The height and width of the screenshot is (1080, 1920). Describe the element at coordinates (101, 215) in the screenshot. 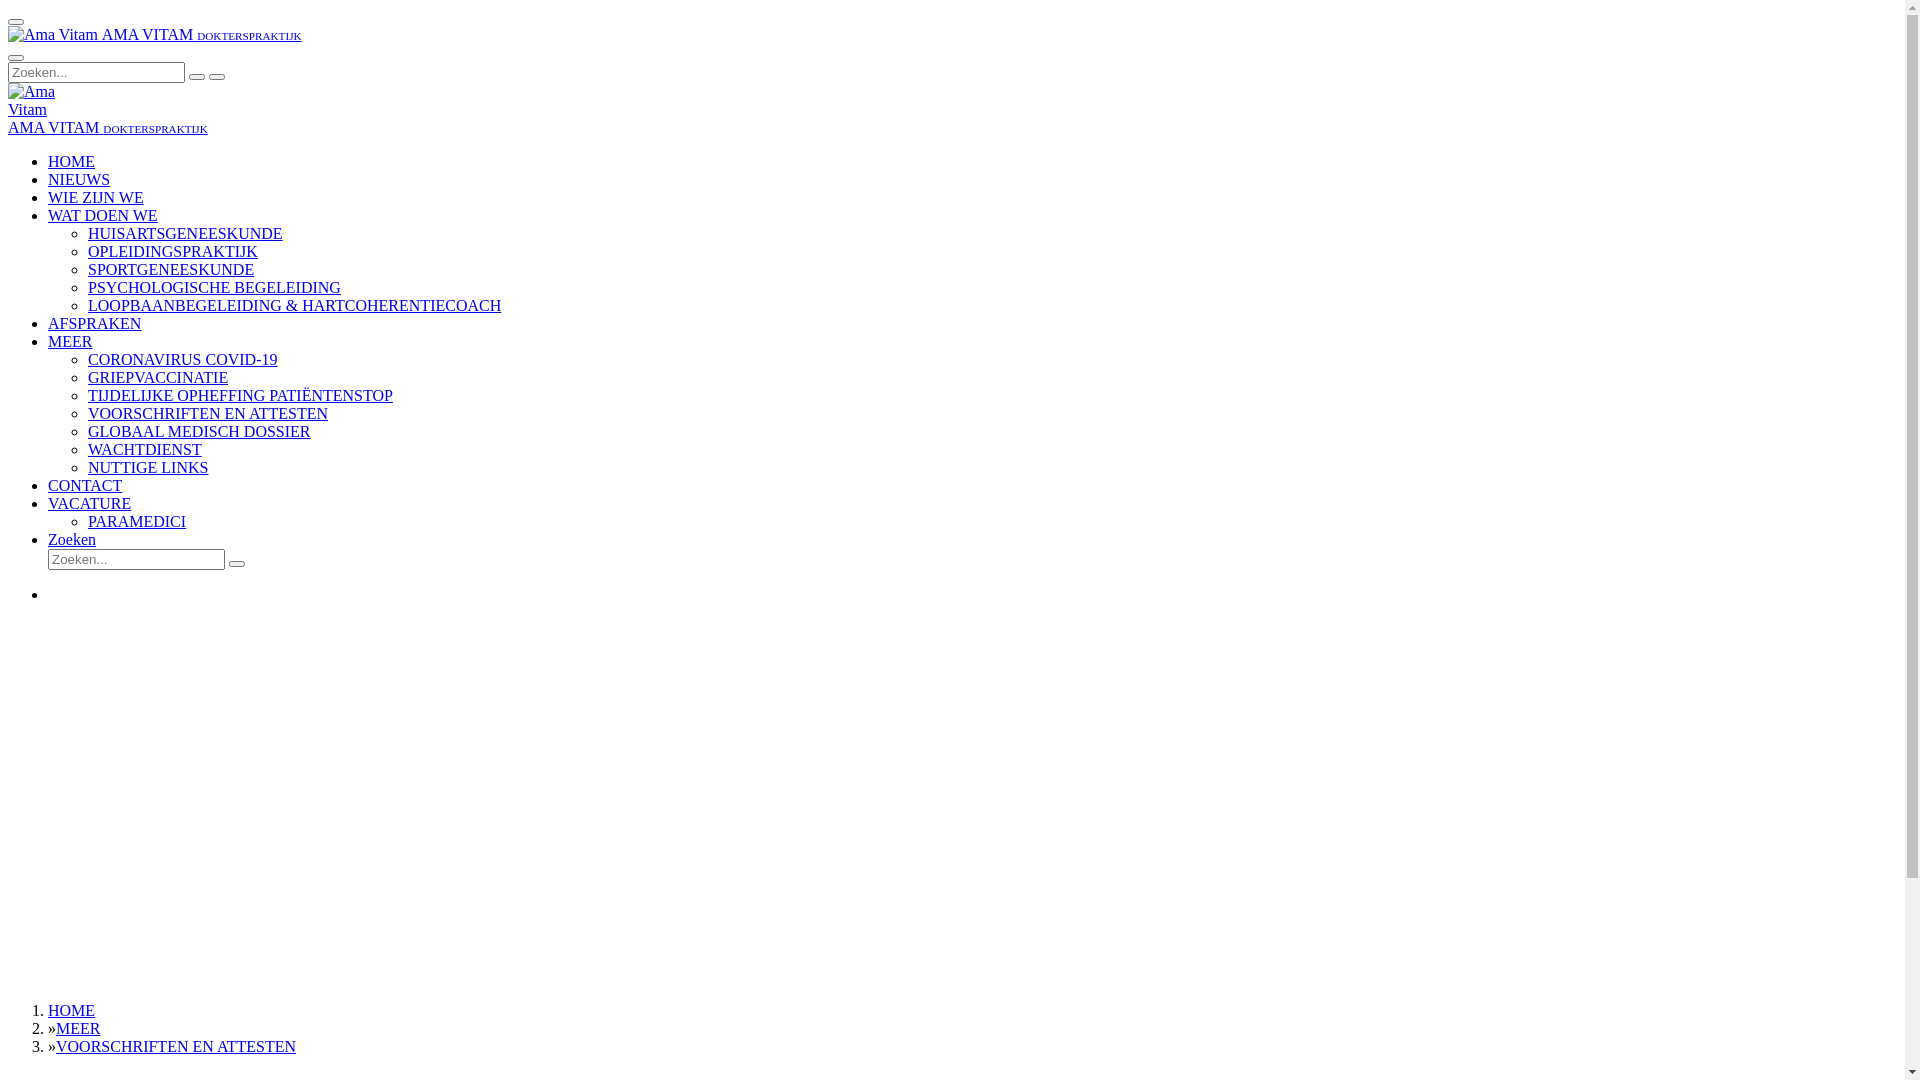

I see `'WAT DOEN WE'` at that location.